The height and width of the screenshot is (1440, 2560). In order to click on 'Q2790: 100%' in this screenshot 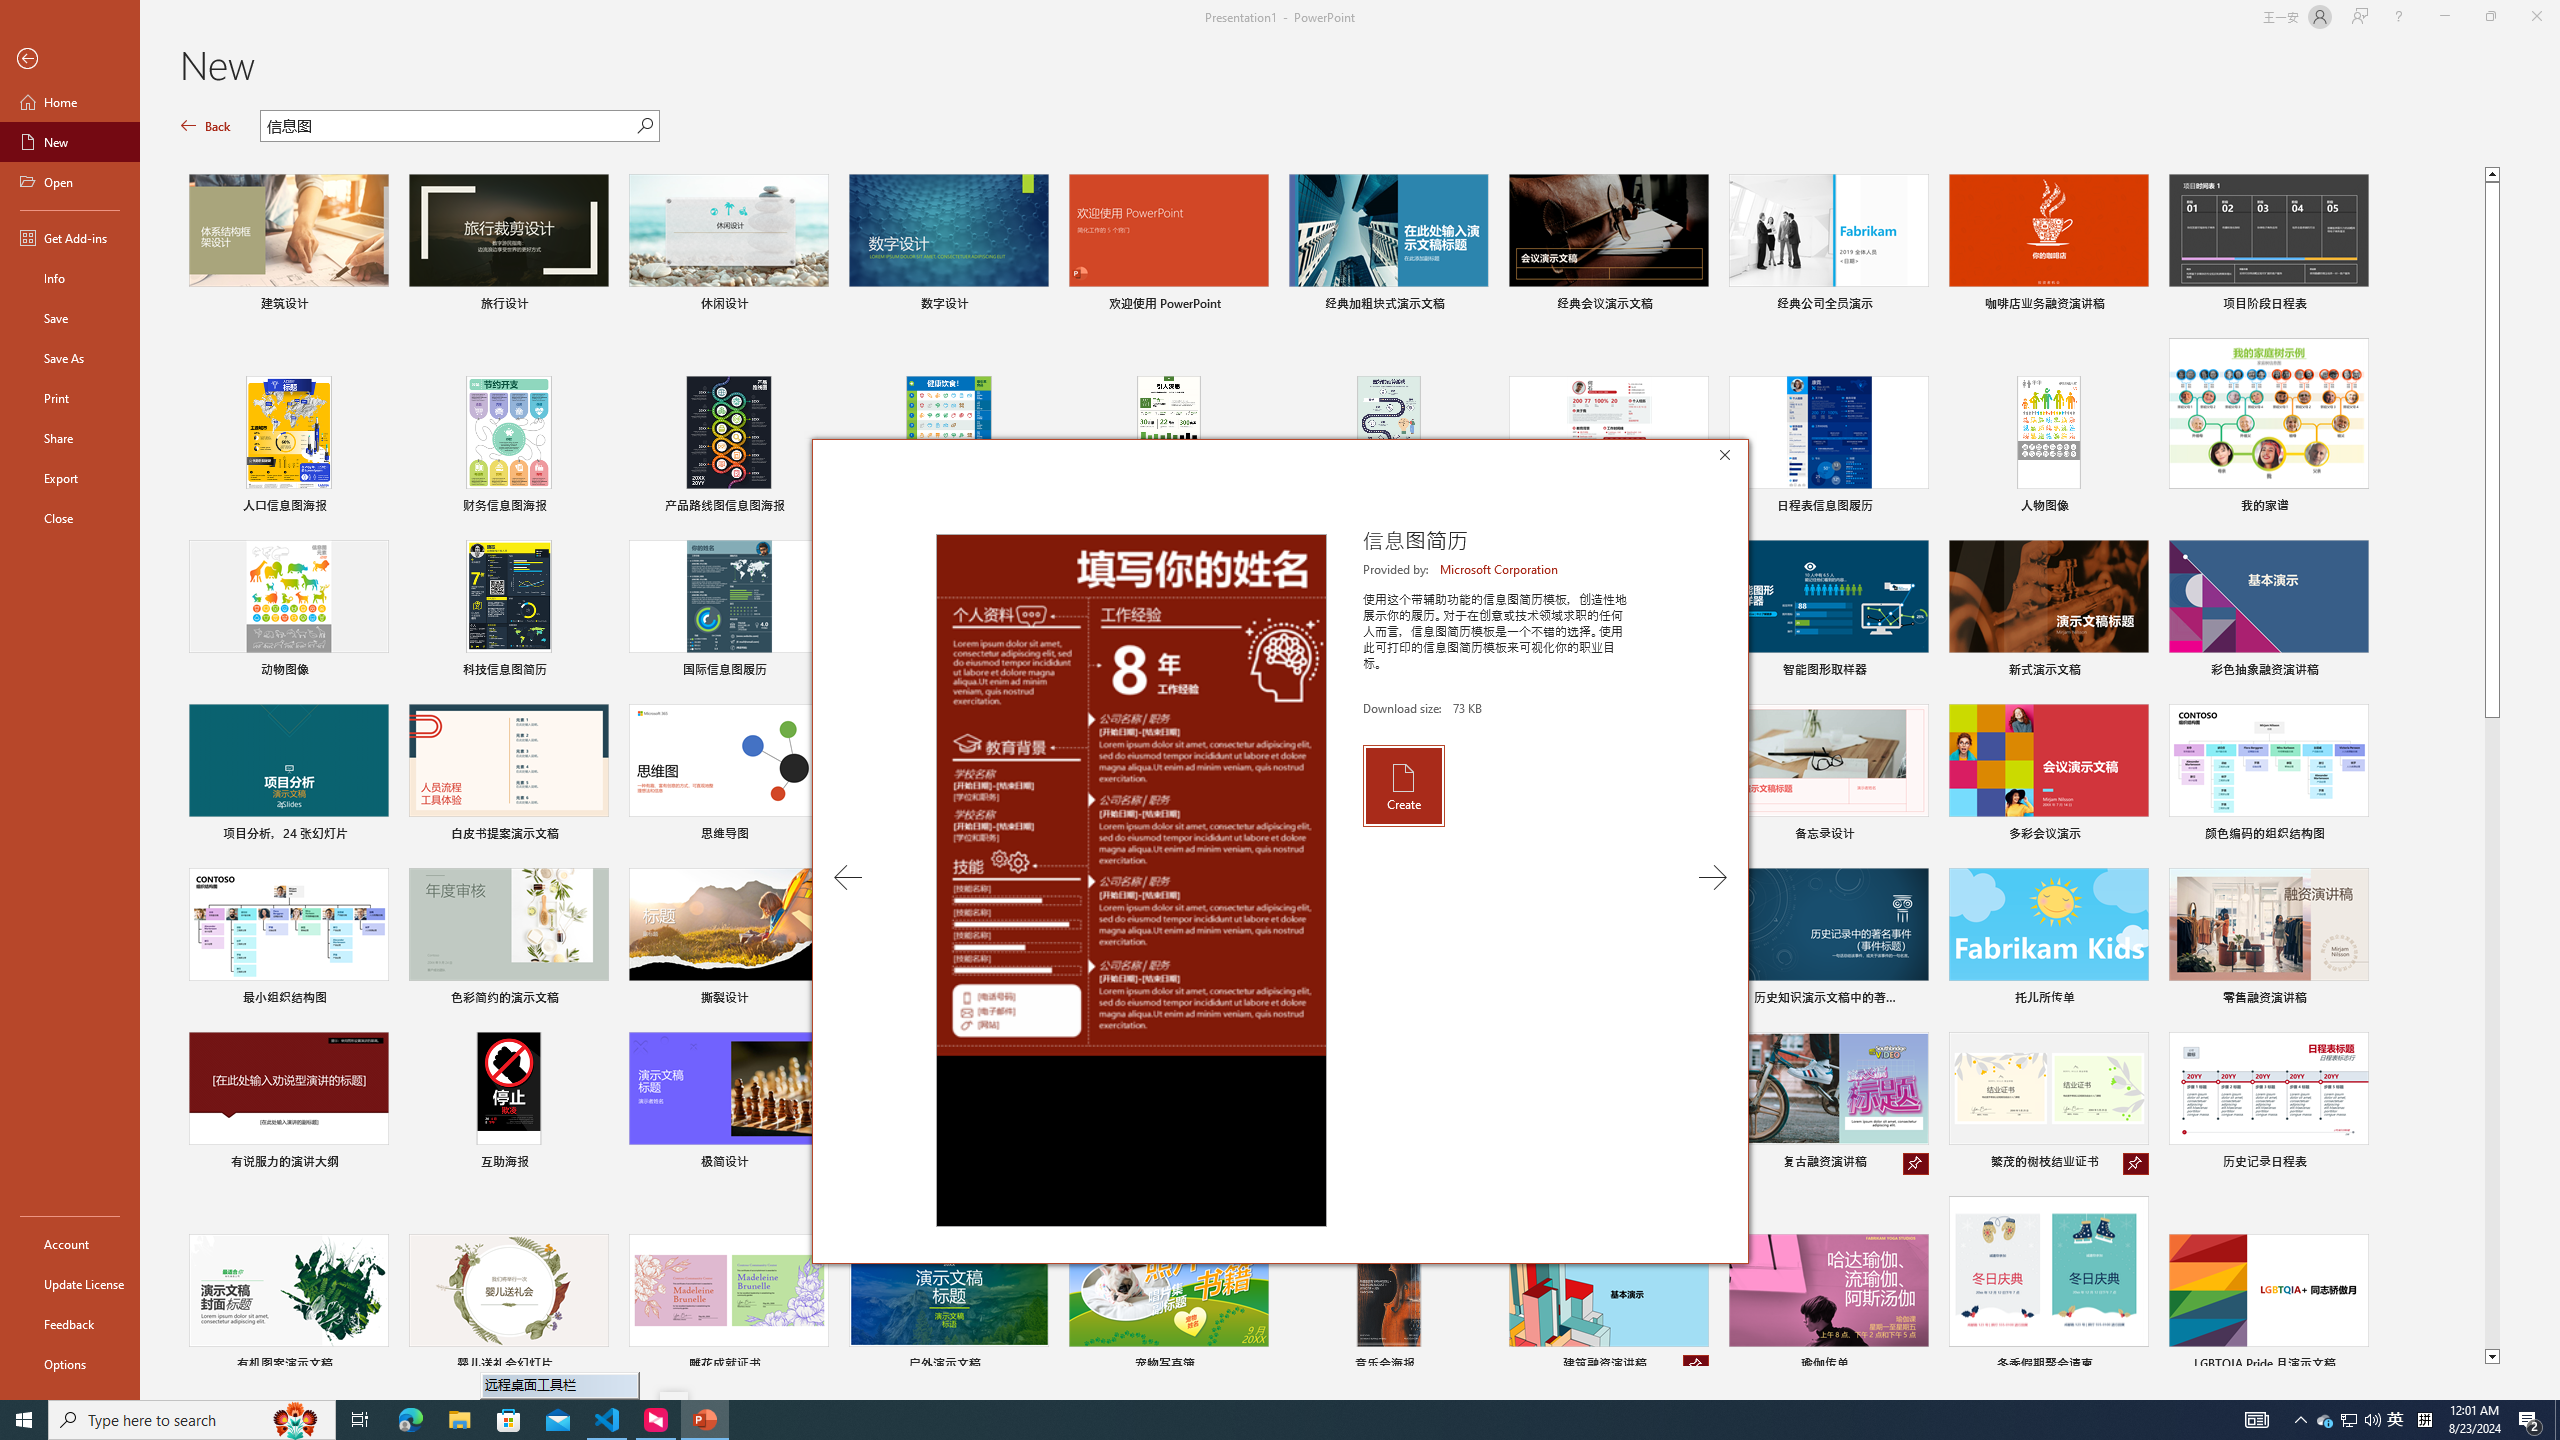, I will do `click(2396, 1418)`.